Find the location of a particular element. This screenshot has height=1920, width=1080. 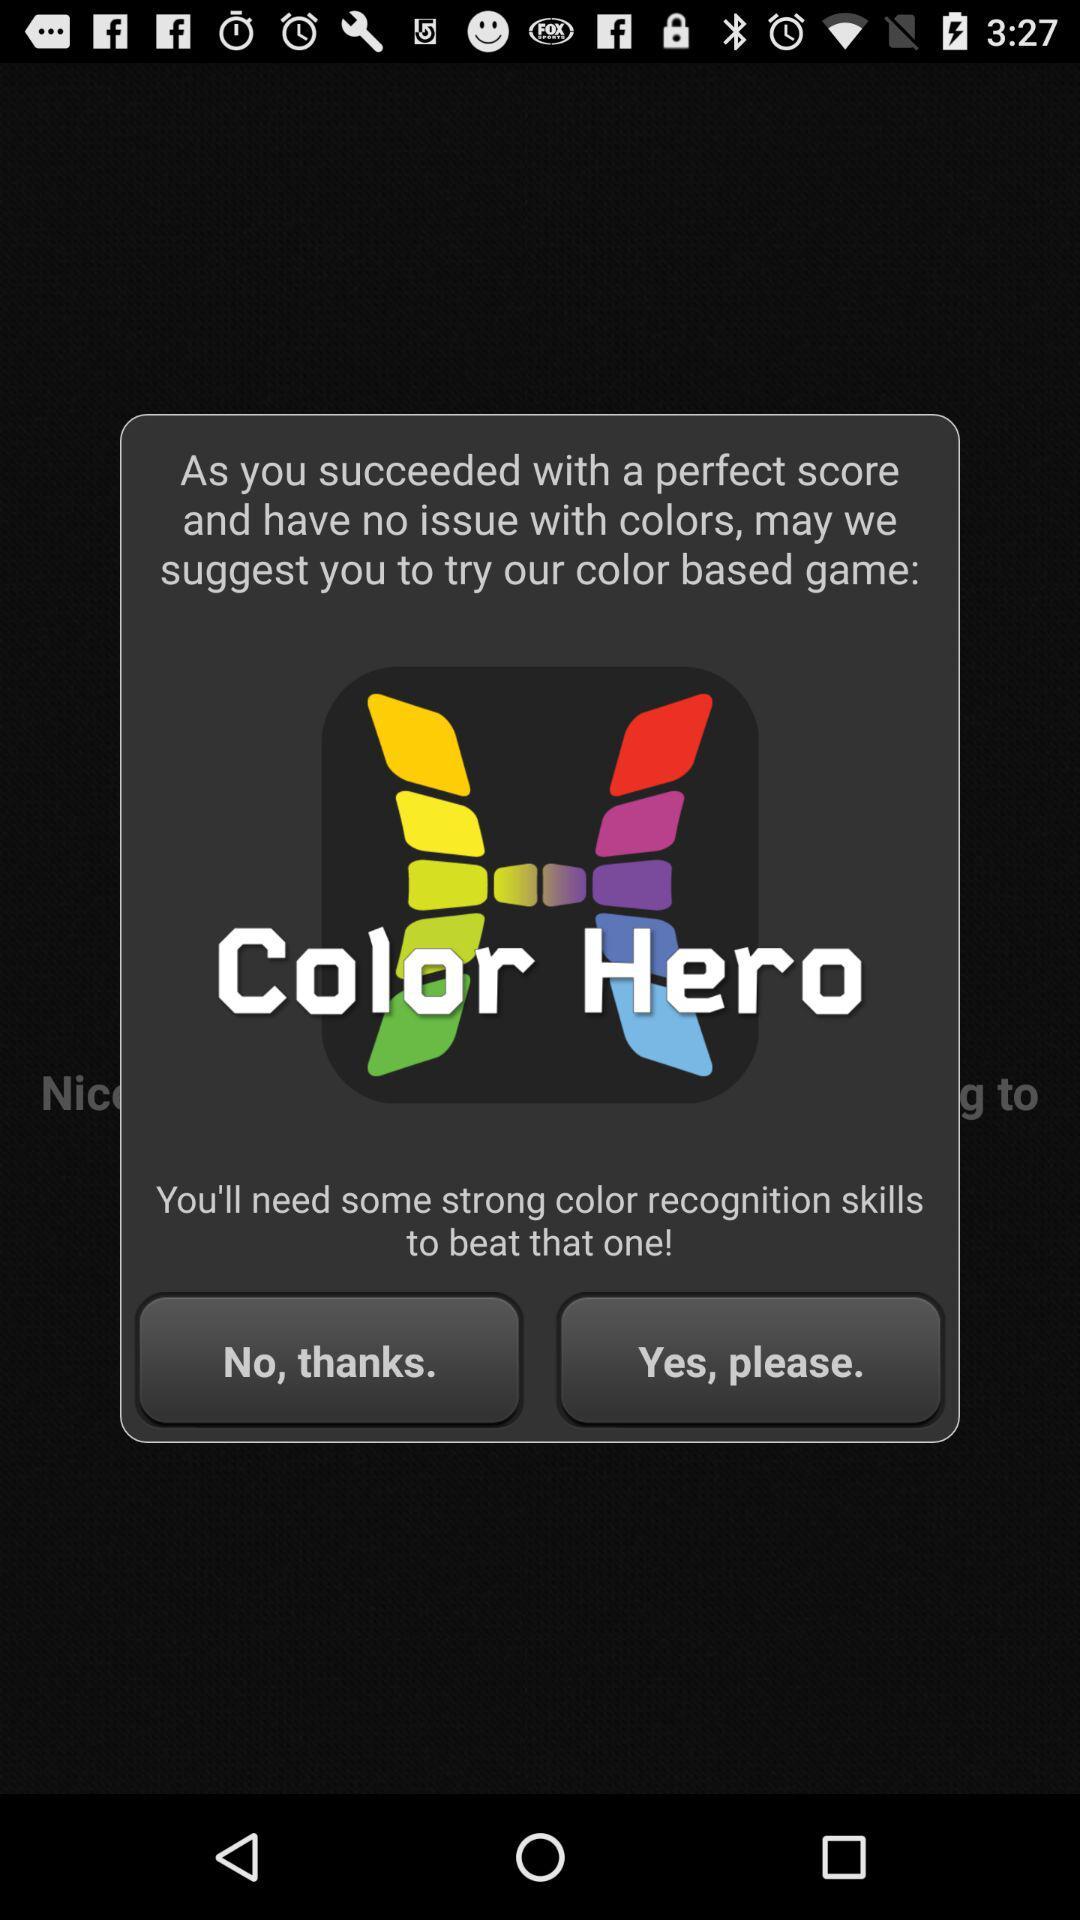

the icon at the bottom right corner is located at coordinates (750, 1360).